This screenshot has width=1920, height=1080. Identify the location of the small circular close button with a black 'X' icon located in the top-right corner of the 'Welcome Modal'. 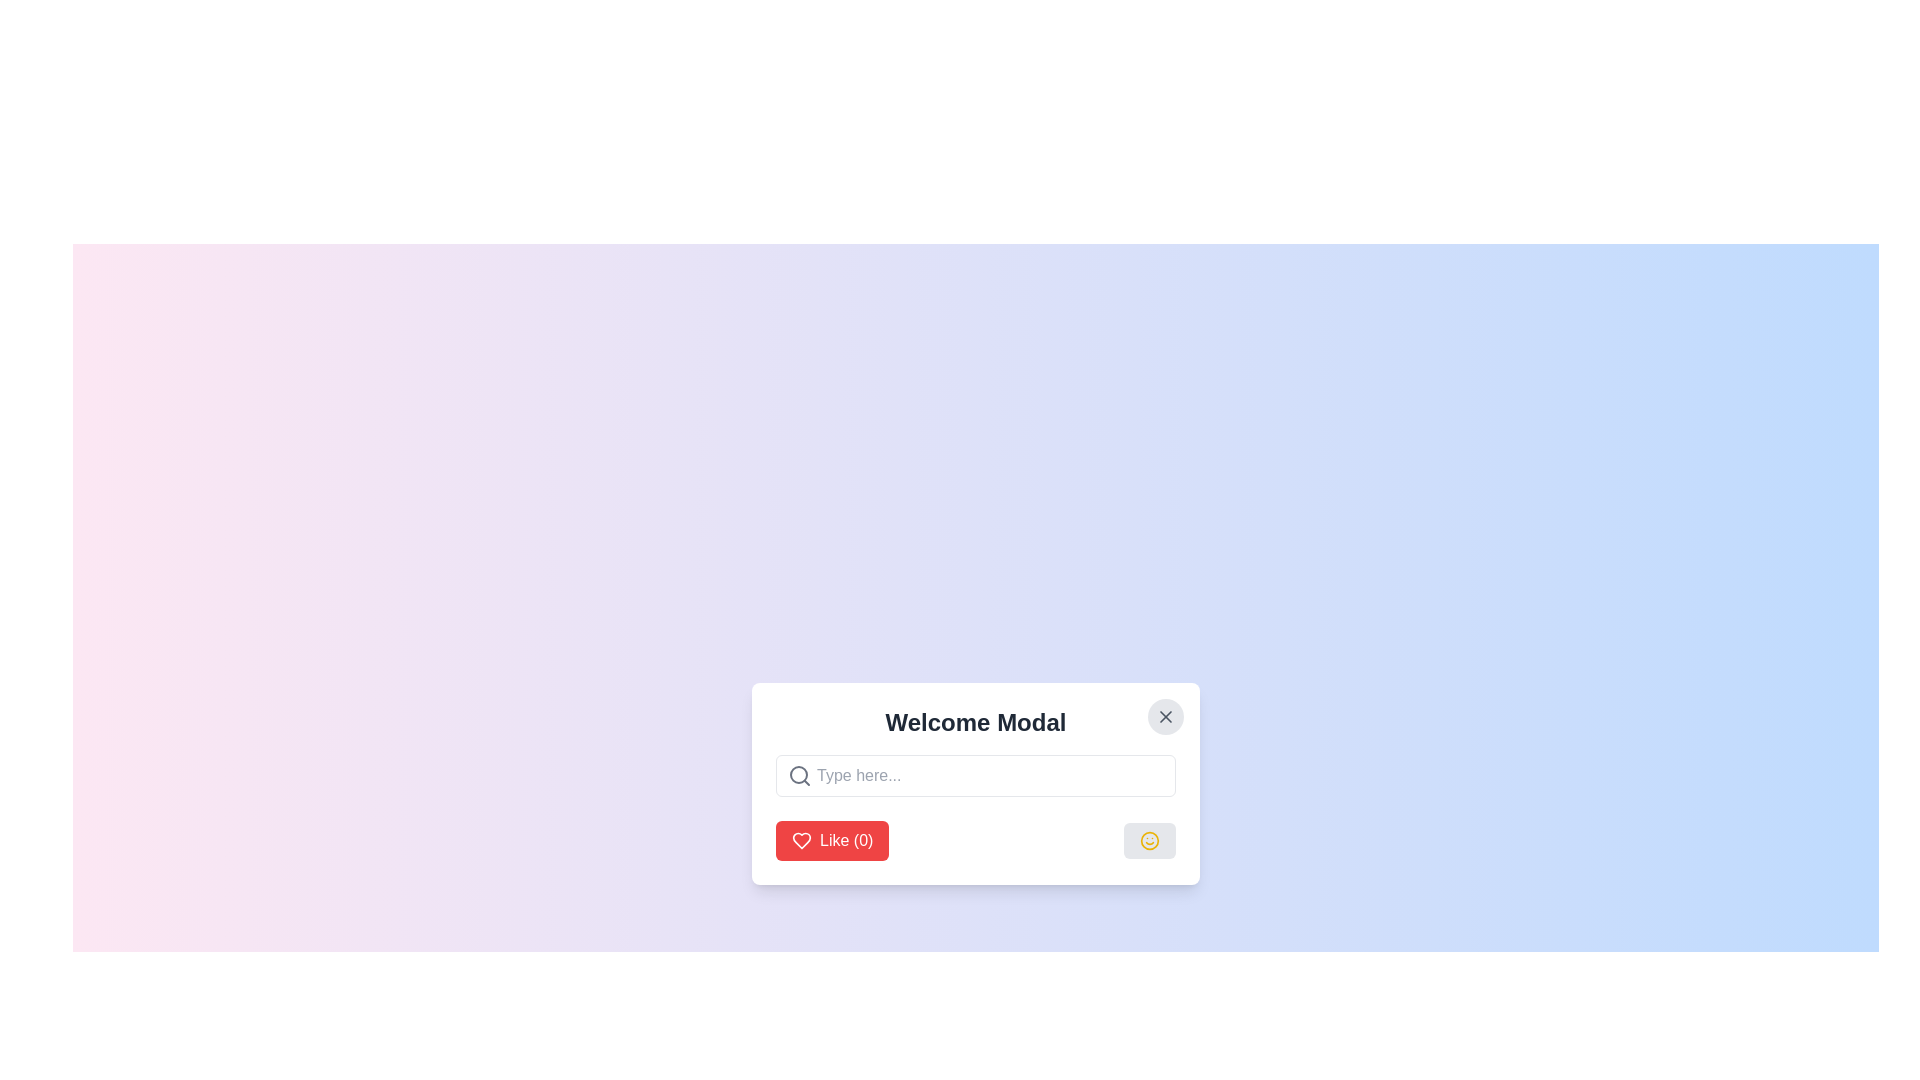
(1166, 716).